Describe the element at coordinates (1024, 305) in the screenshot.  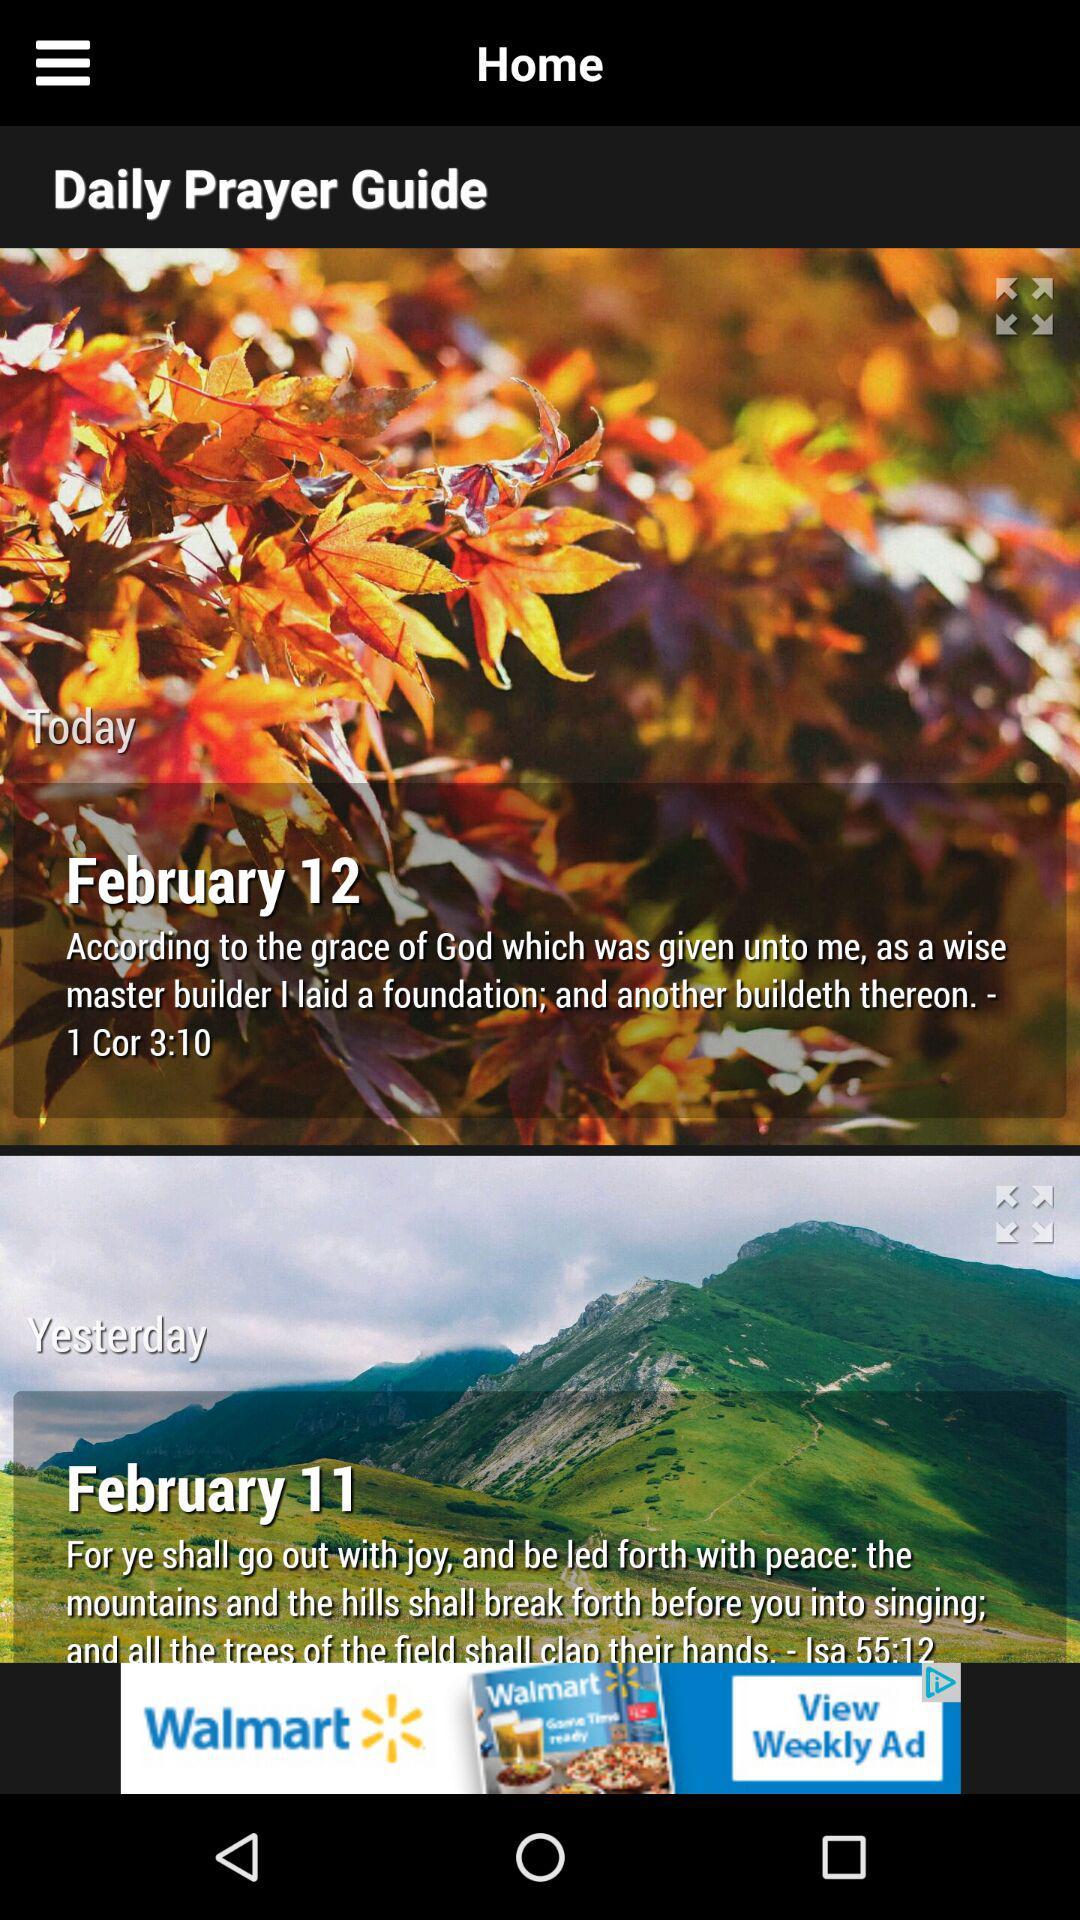
I see `the maximize icon of the first image` at that location.